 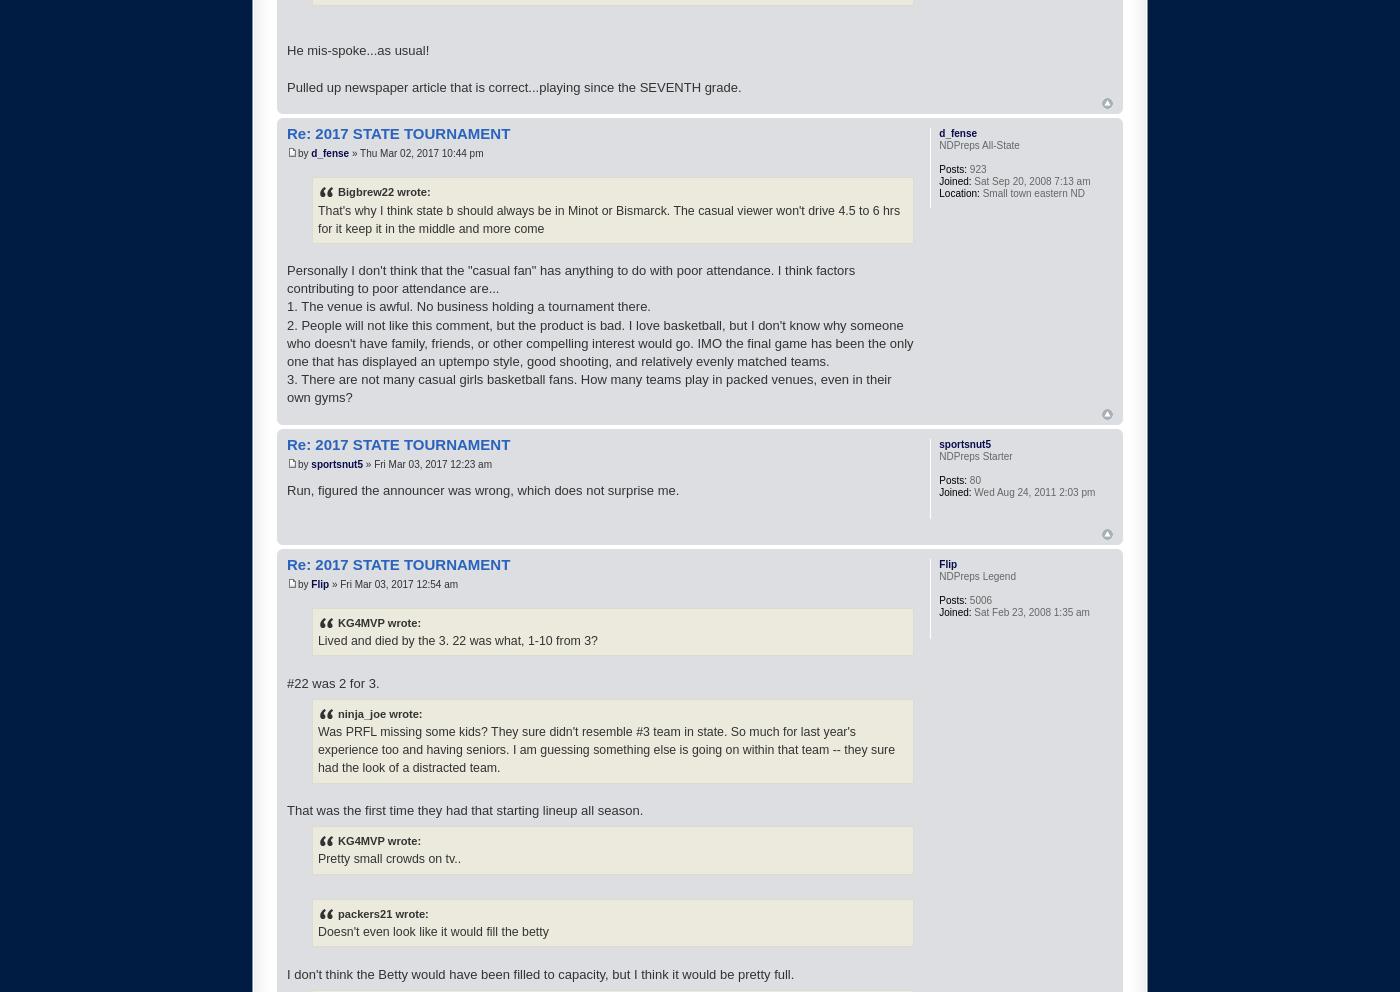 I want to click on '» Fri Mar 03, 2017 12:23 am', so click(x=427, y=463).